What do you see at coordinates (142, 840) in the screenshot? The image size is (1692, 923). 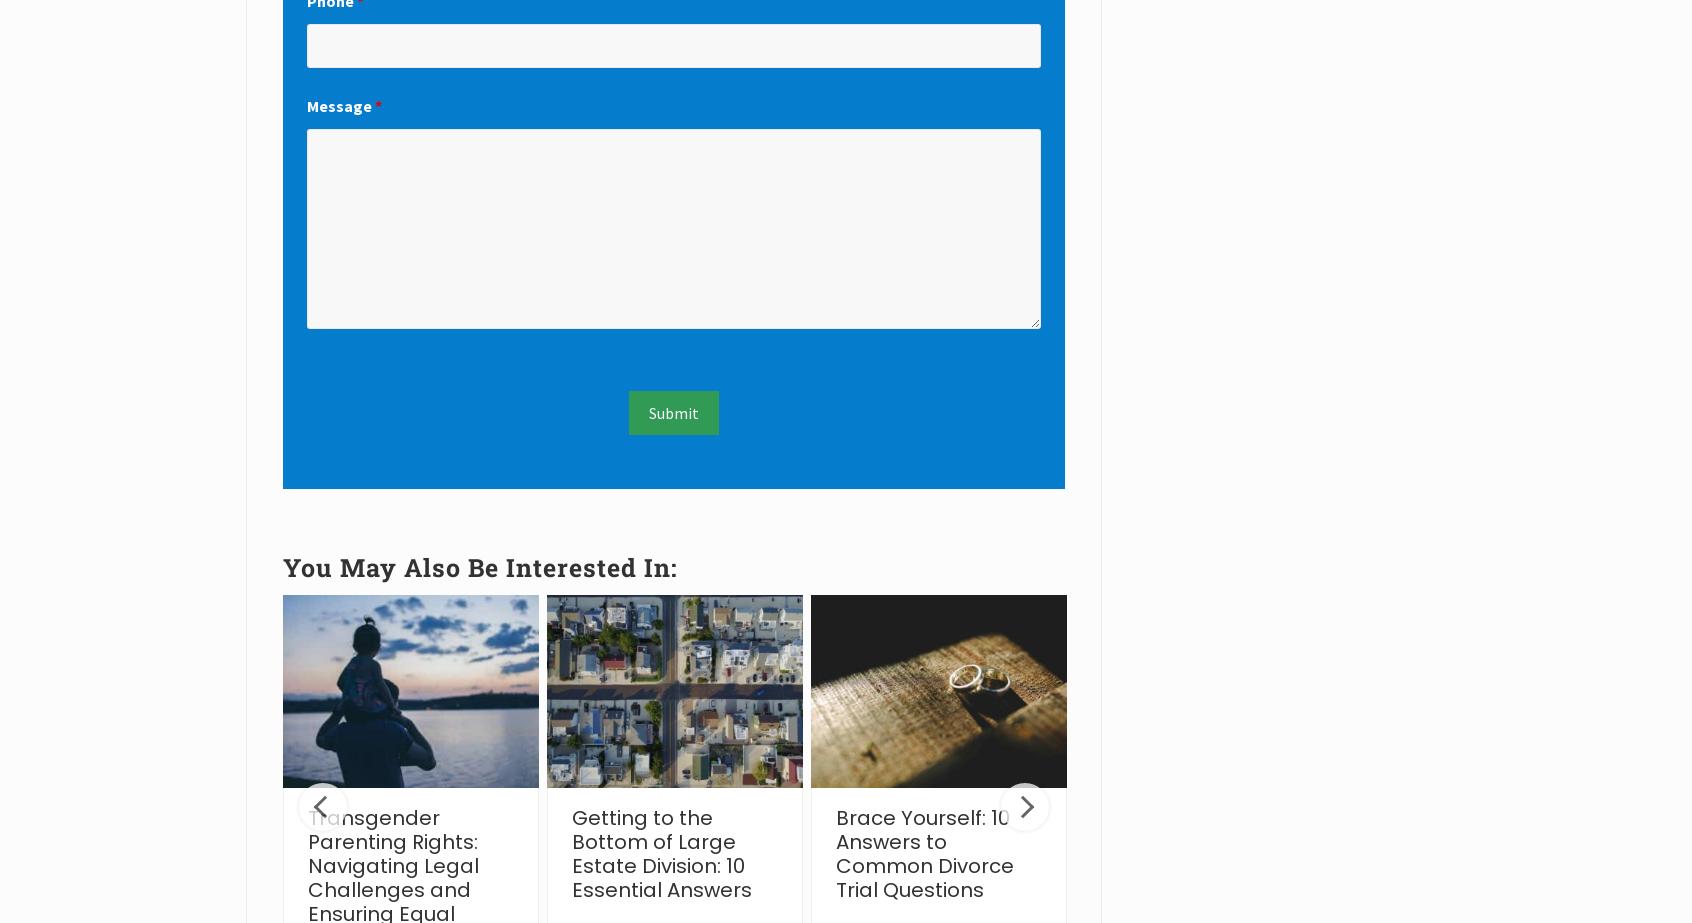 I see `'10 Child Visitation or “Parenting Time” Q&As'` at bounding box center [142, 840].